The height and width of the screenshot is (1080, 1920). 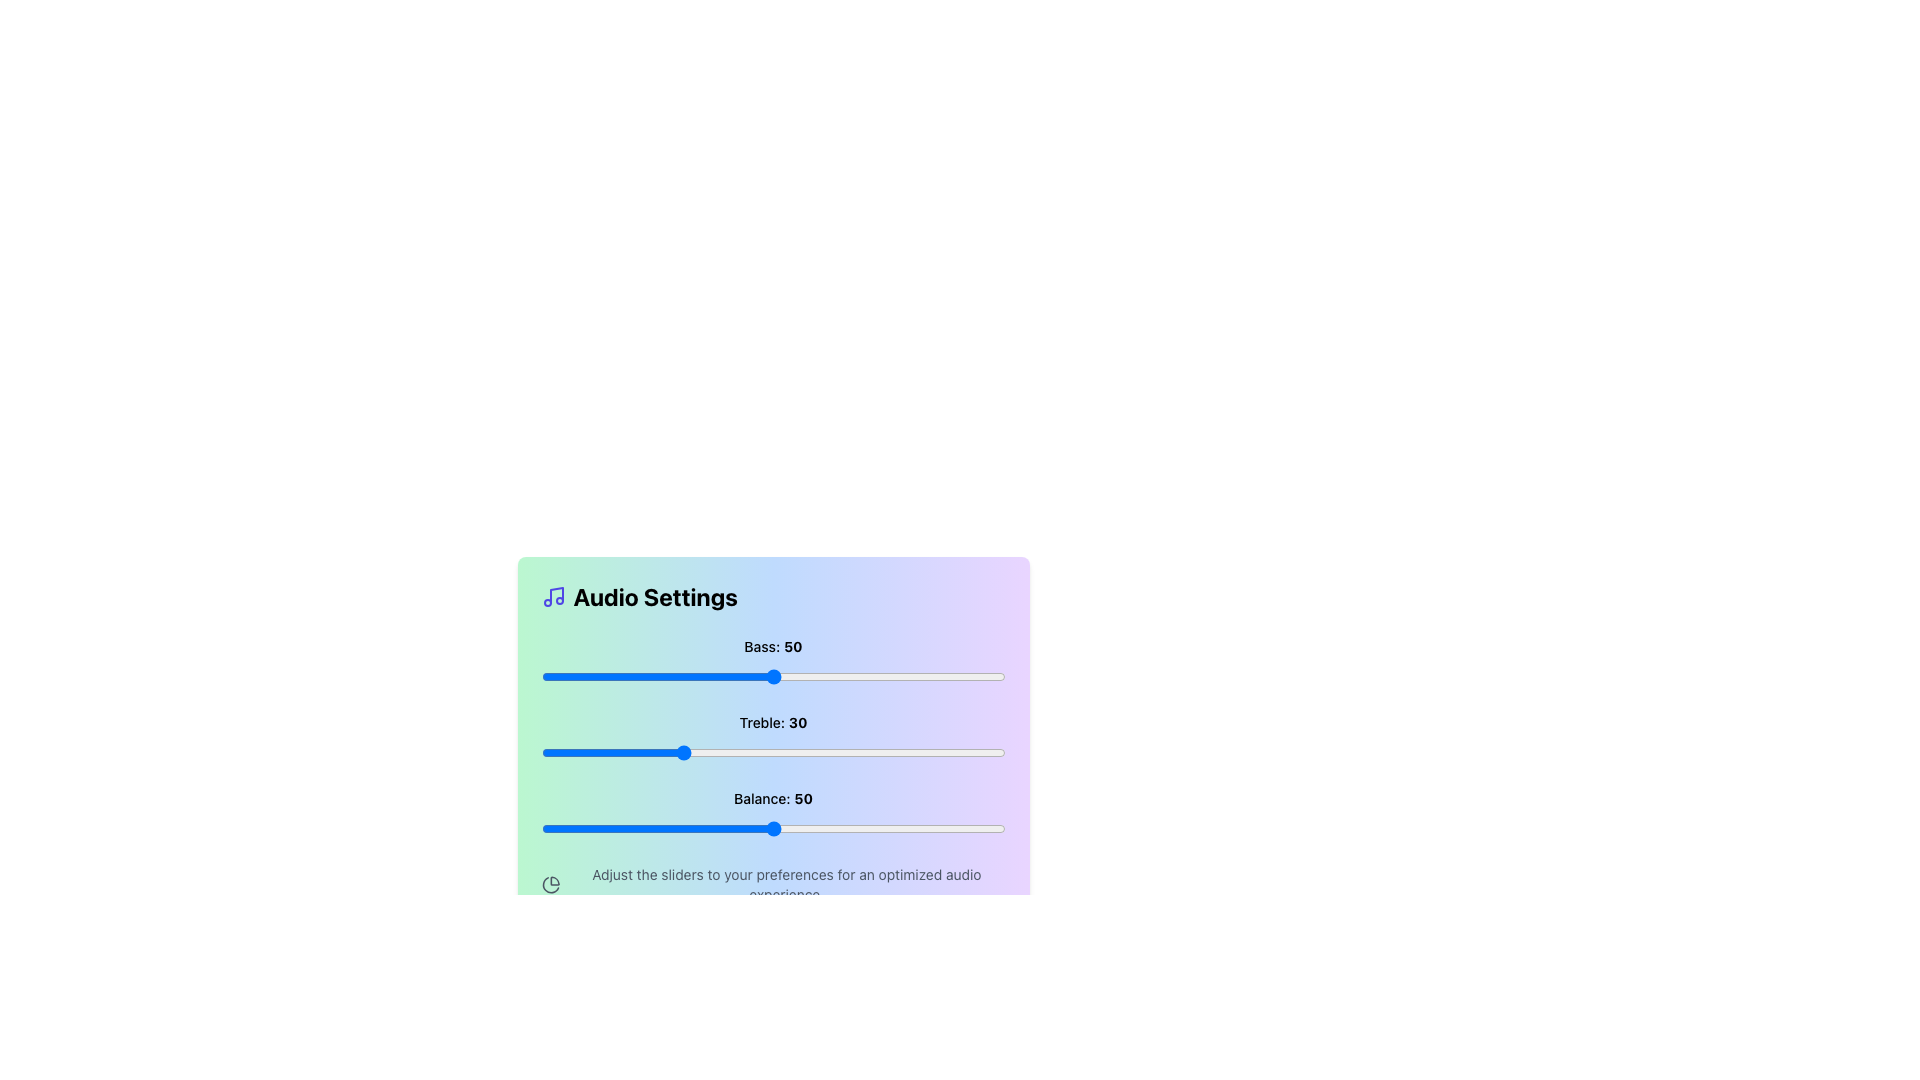 I want to click on the treble level, so click(x=643, y=752).